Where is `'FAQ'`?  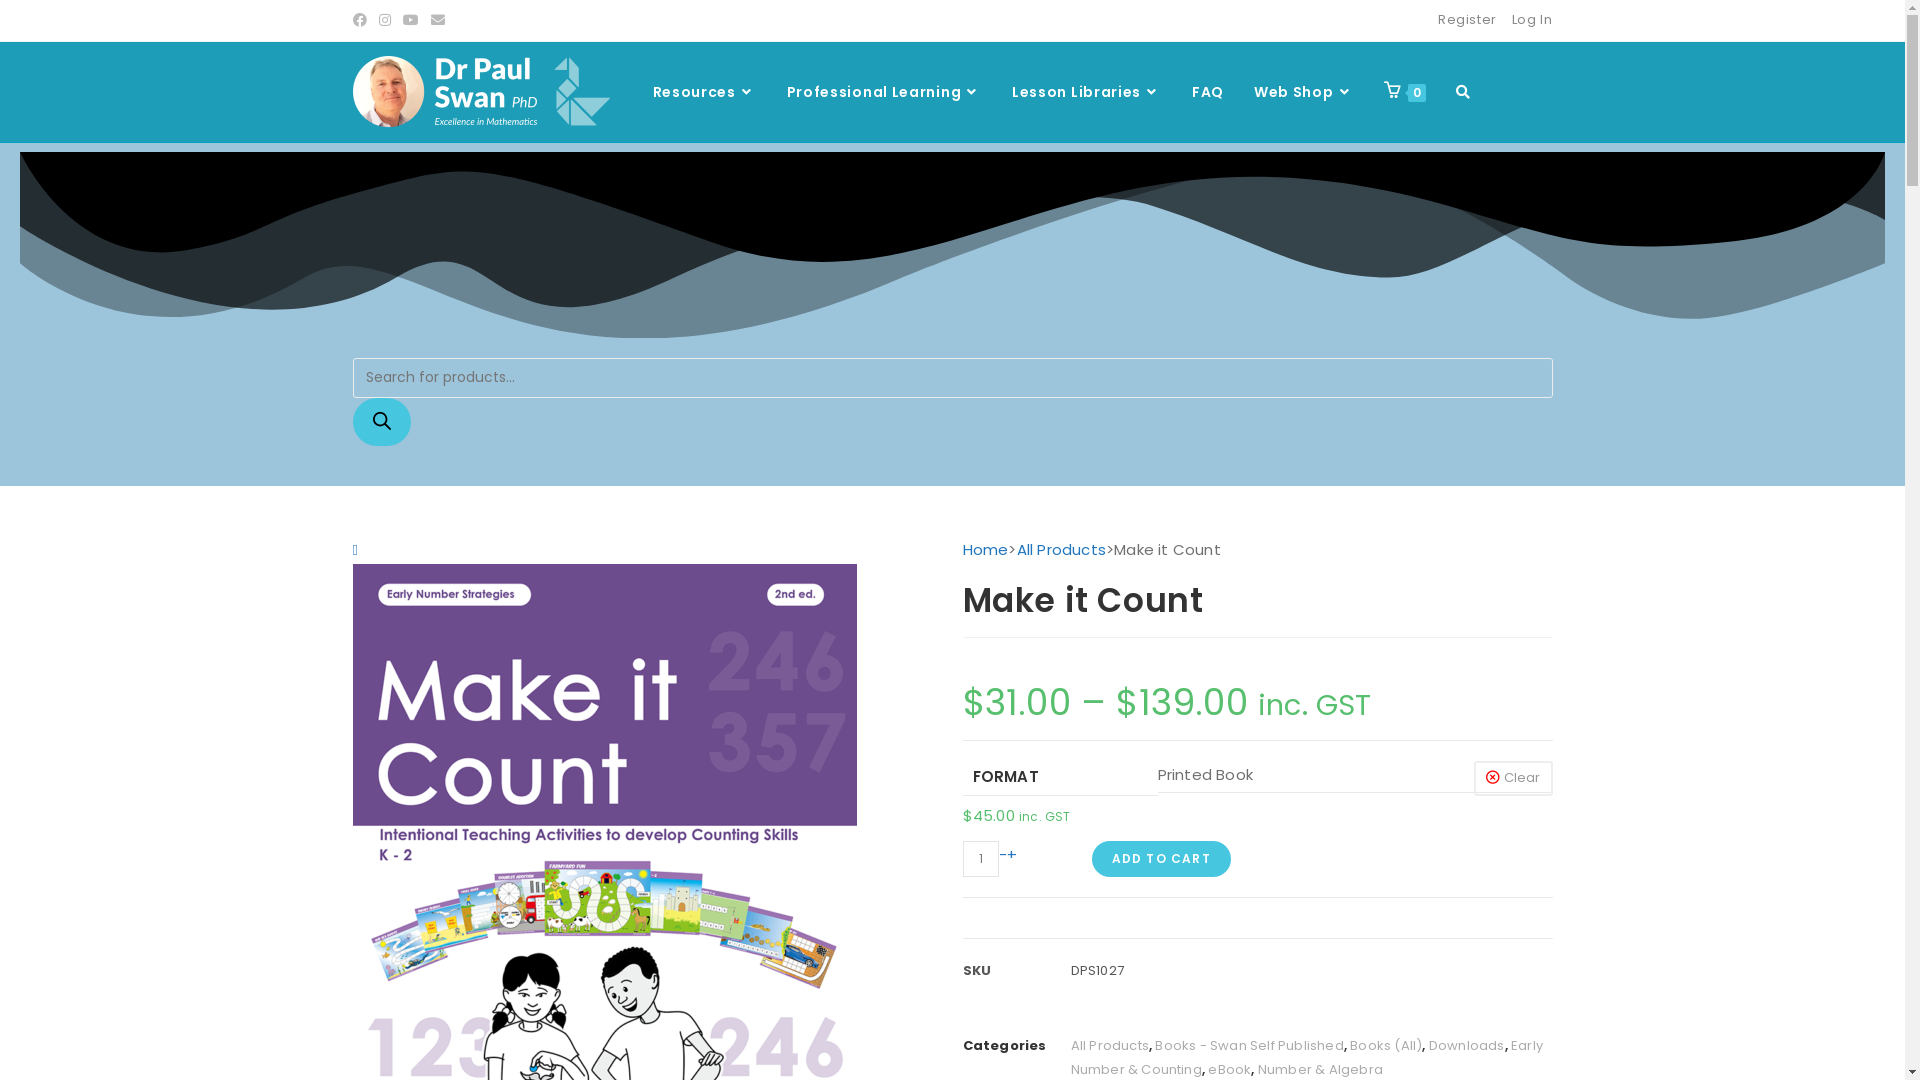
'FAQ' is located at coordinates (1207, 92).